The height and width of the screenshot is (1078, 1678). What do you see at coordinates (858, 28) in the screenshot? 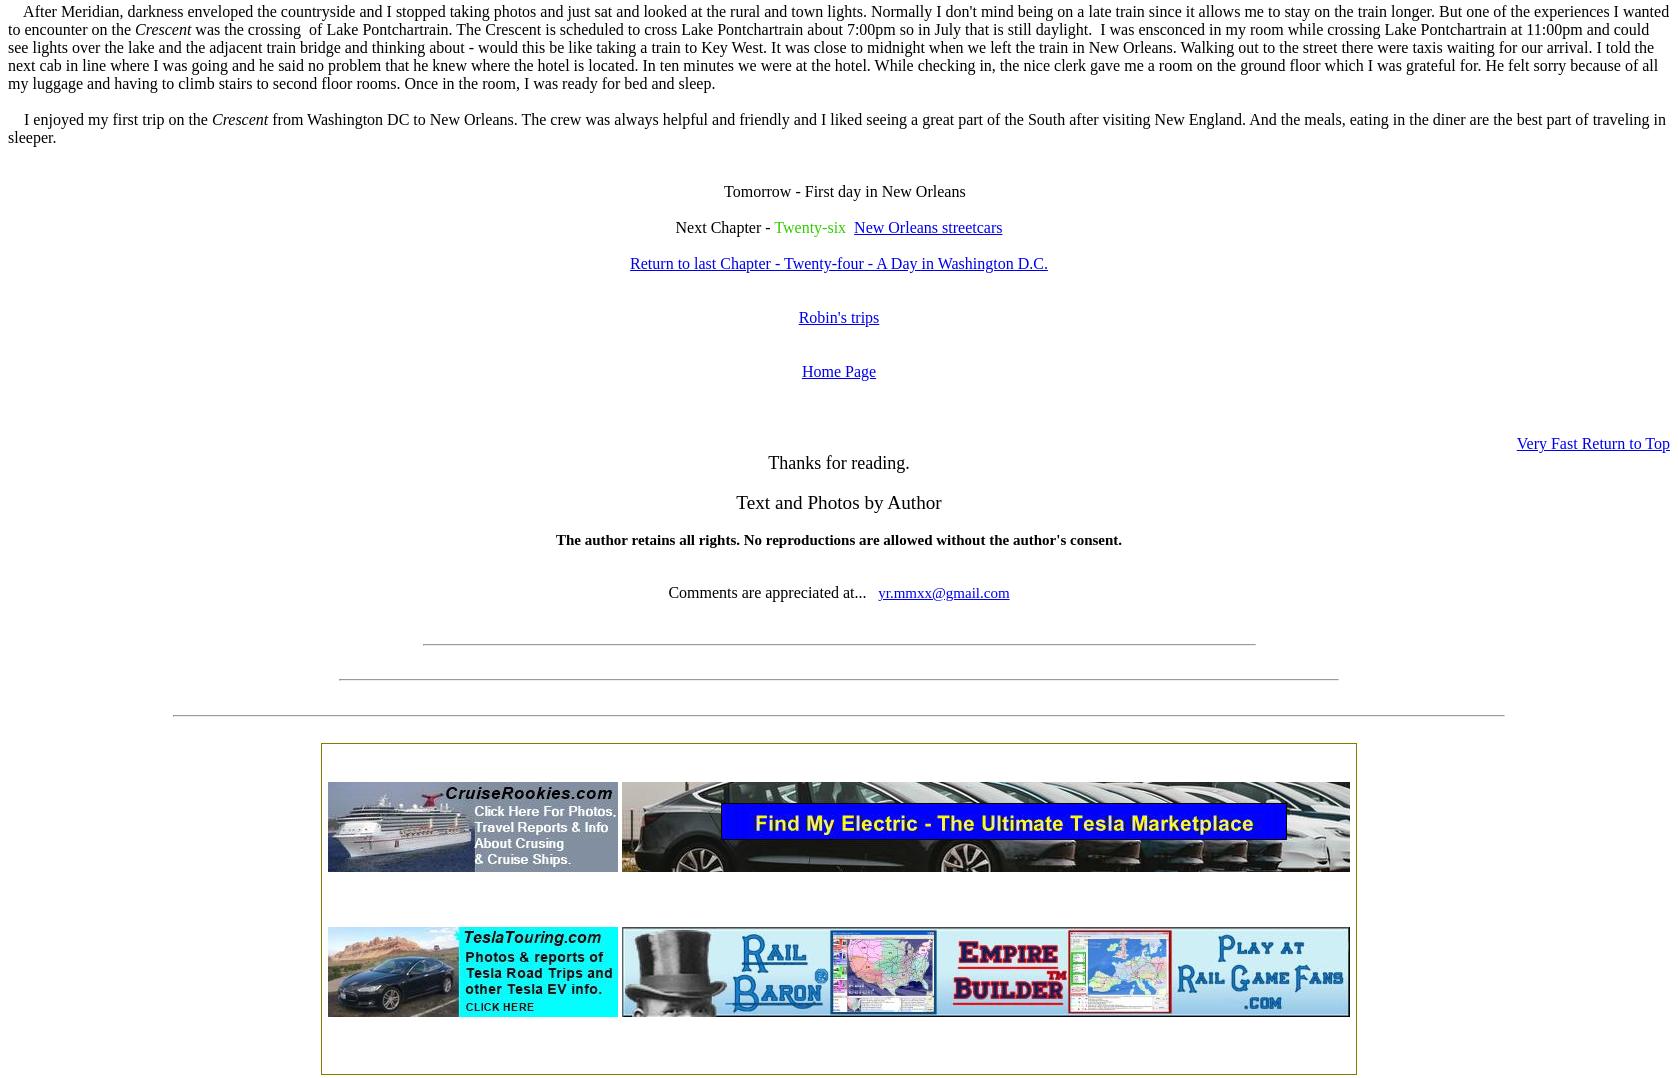
I see `'was the crossing  of Lake Pontchartrain. The Crescent is
        scheduled to cross Lake Pontchartrain about 7:00pm so in July
        that is still daylight.  I was ensconced in my room while
        crossing Lake Pontchartrain at'` at bounding box center [858, 28].